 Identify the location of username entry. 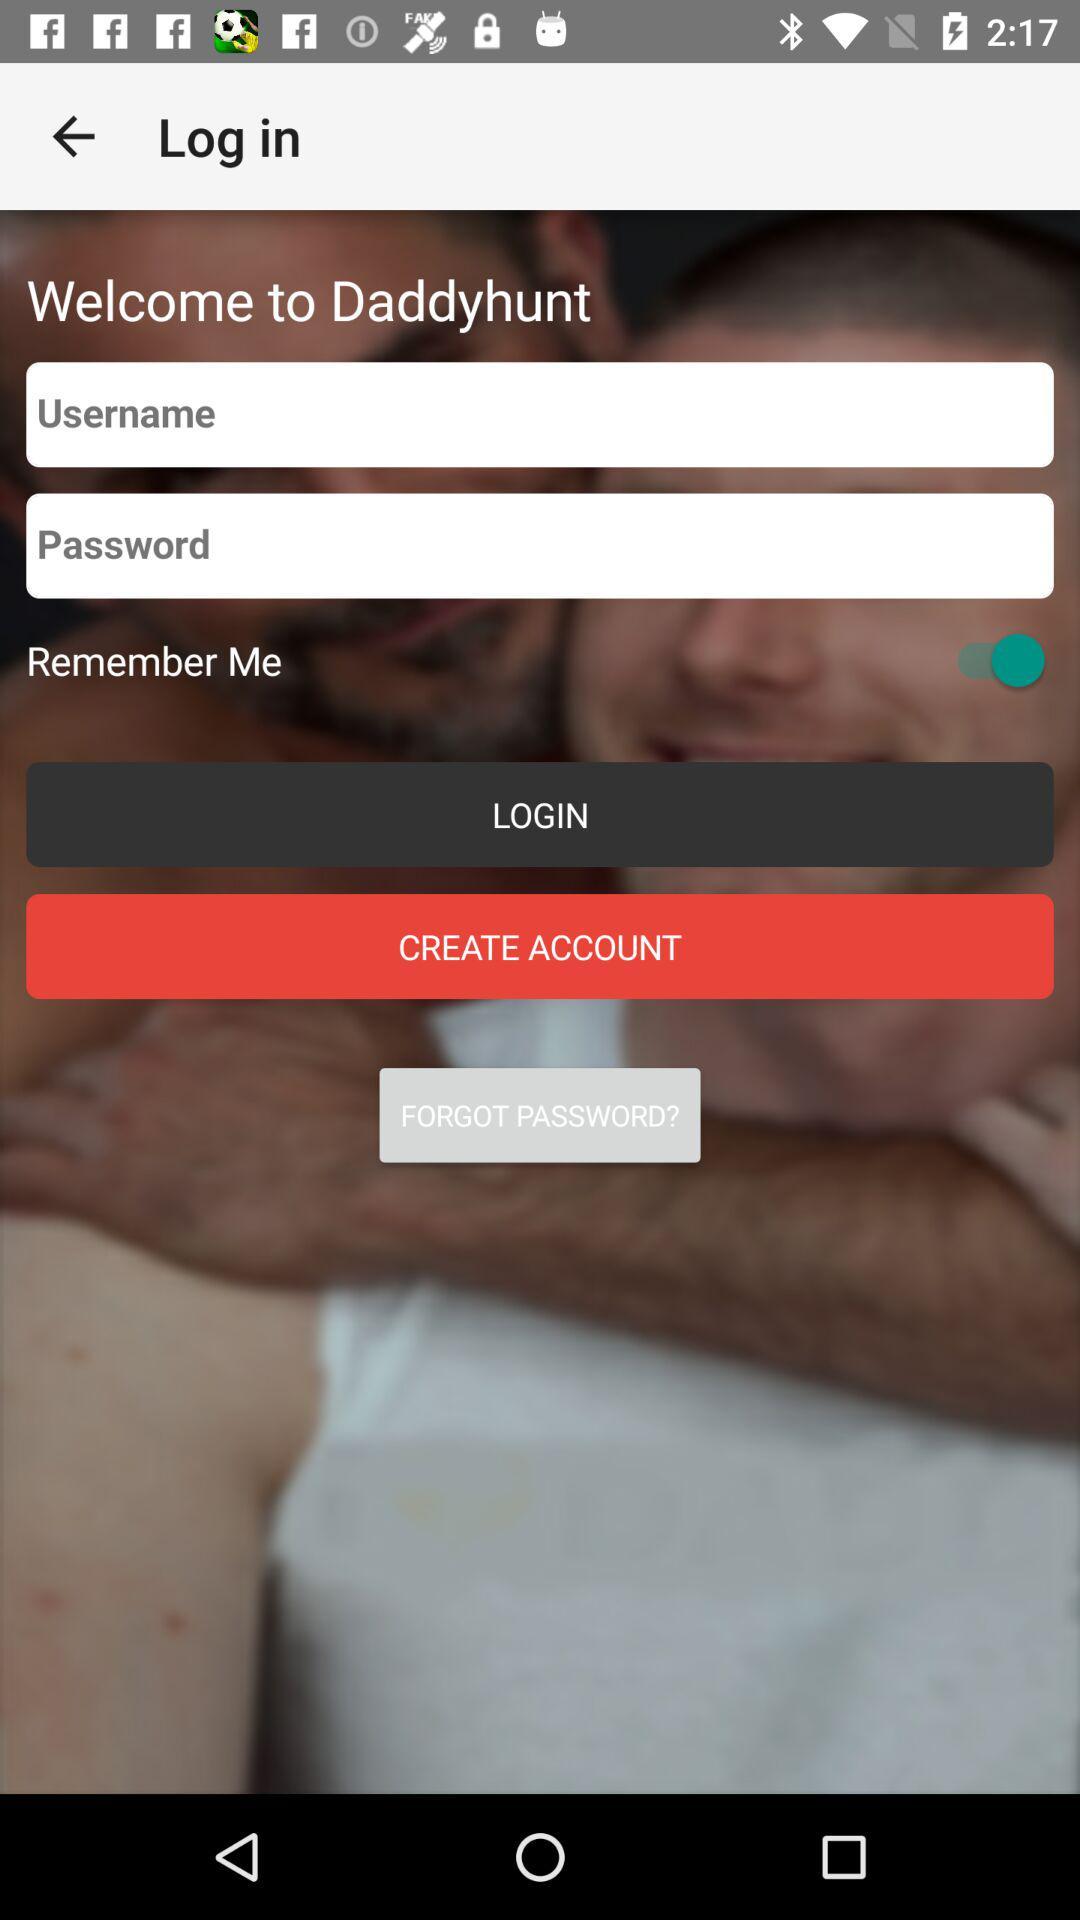
(540, 413).